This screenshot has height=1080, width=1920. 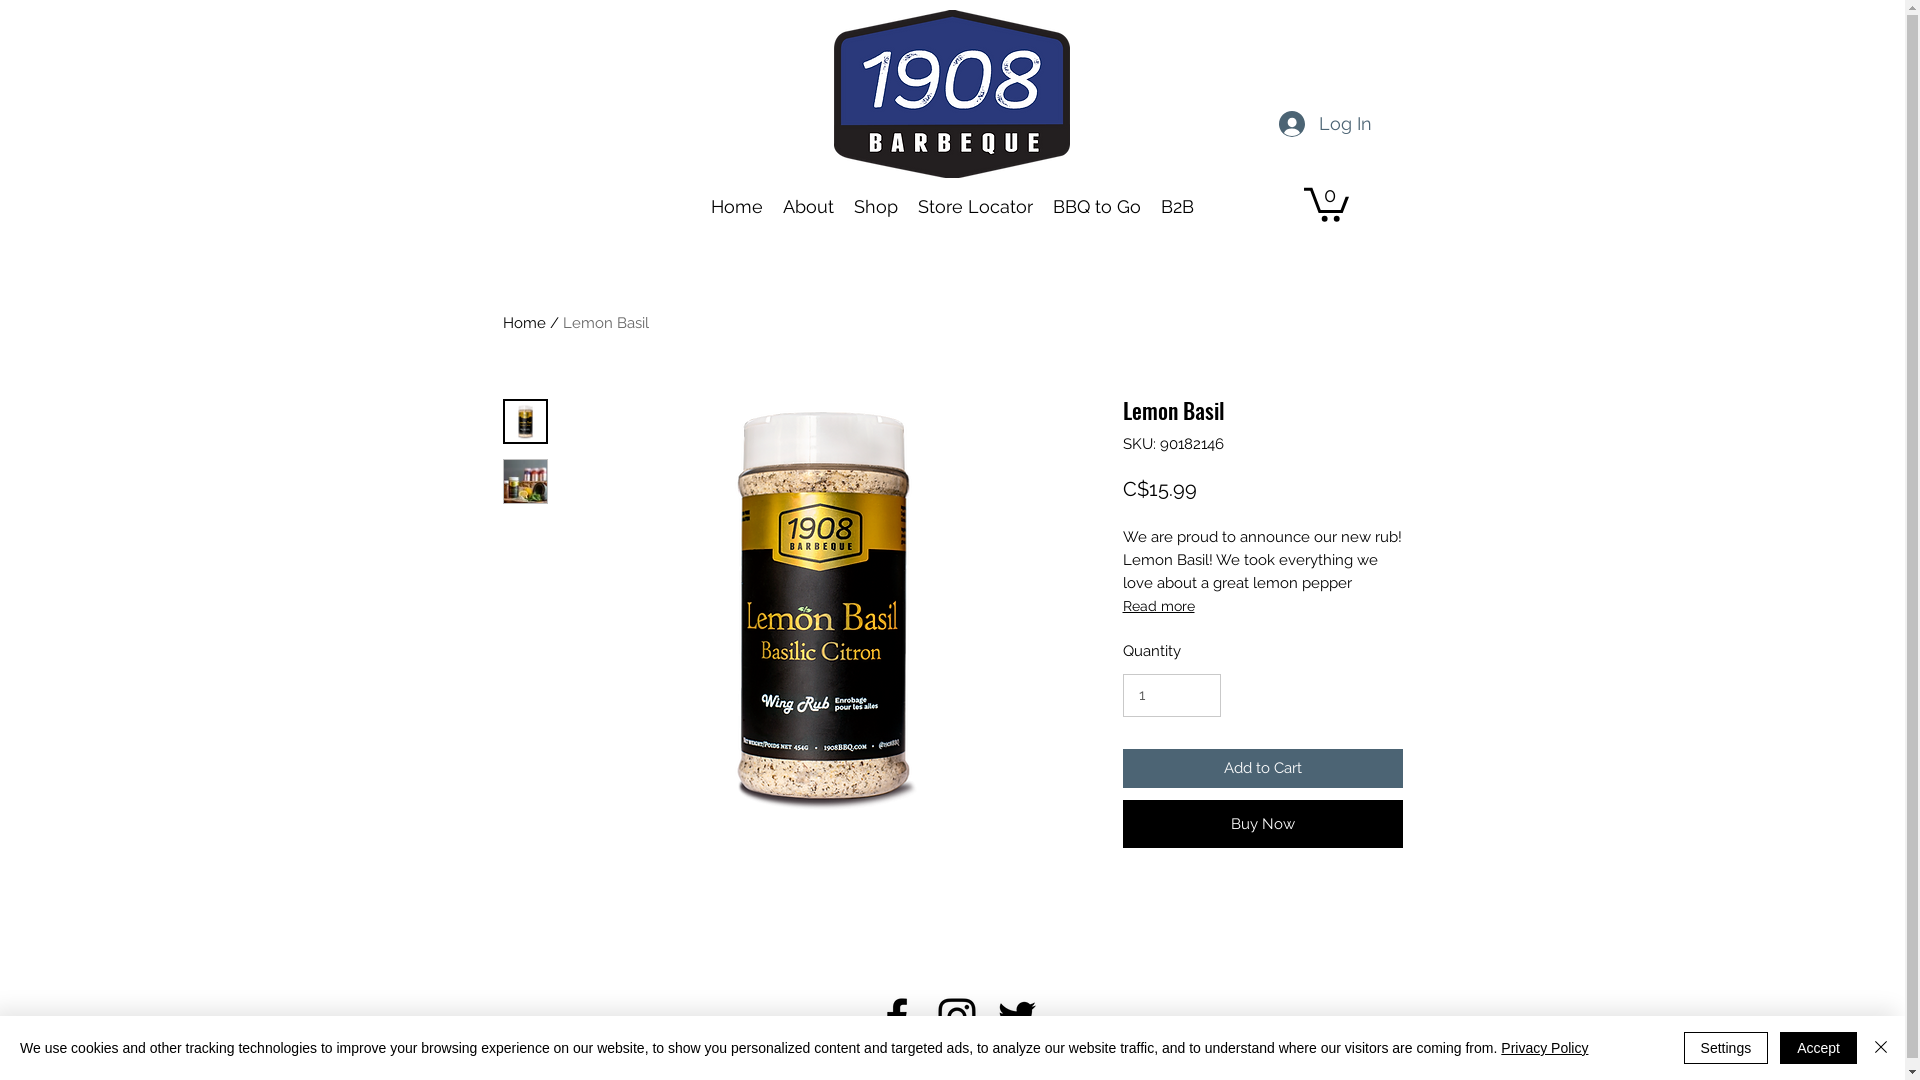 I want to click on 'Privacy Policy', so click(x=1543, y=1047).